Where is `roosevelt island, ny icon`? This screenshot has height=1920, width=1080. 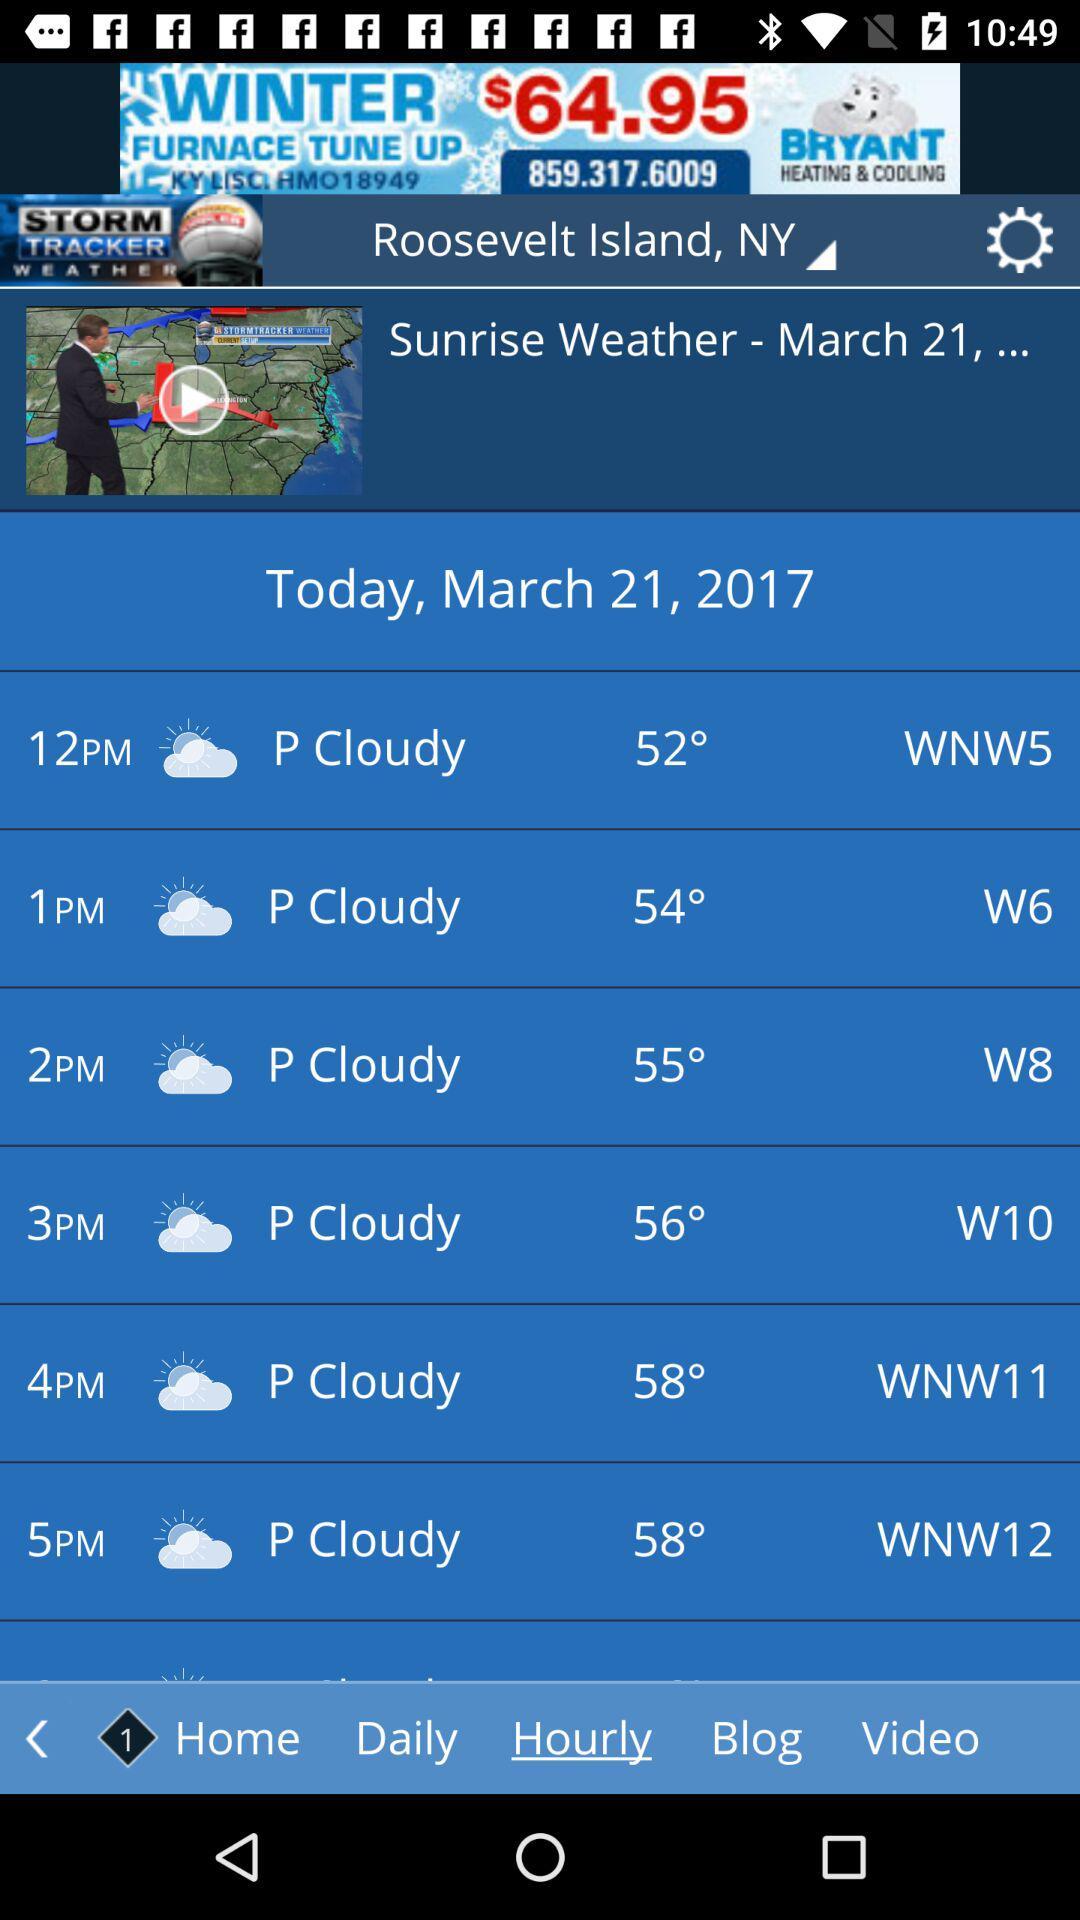
roosevelt island, ny icon is located at coordinates (617, 240).